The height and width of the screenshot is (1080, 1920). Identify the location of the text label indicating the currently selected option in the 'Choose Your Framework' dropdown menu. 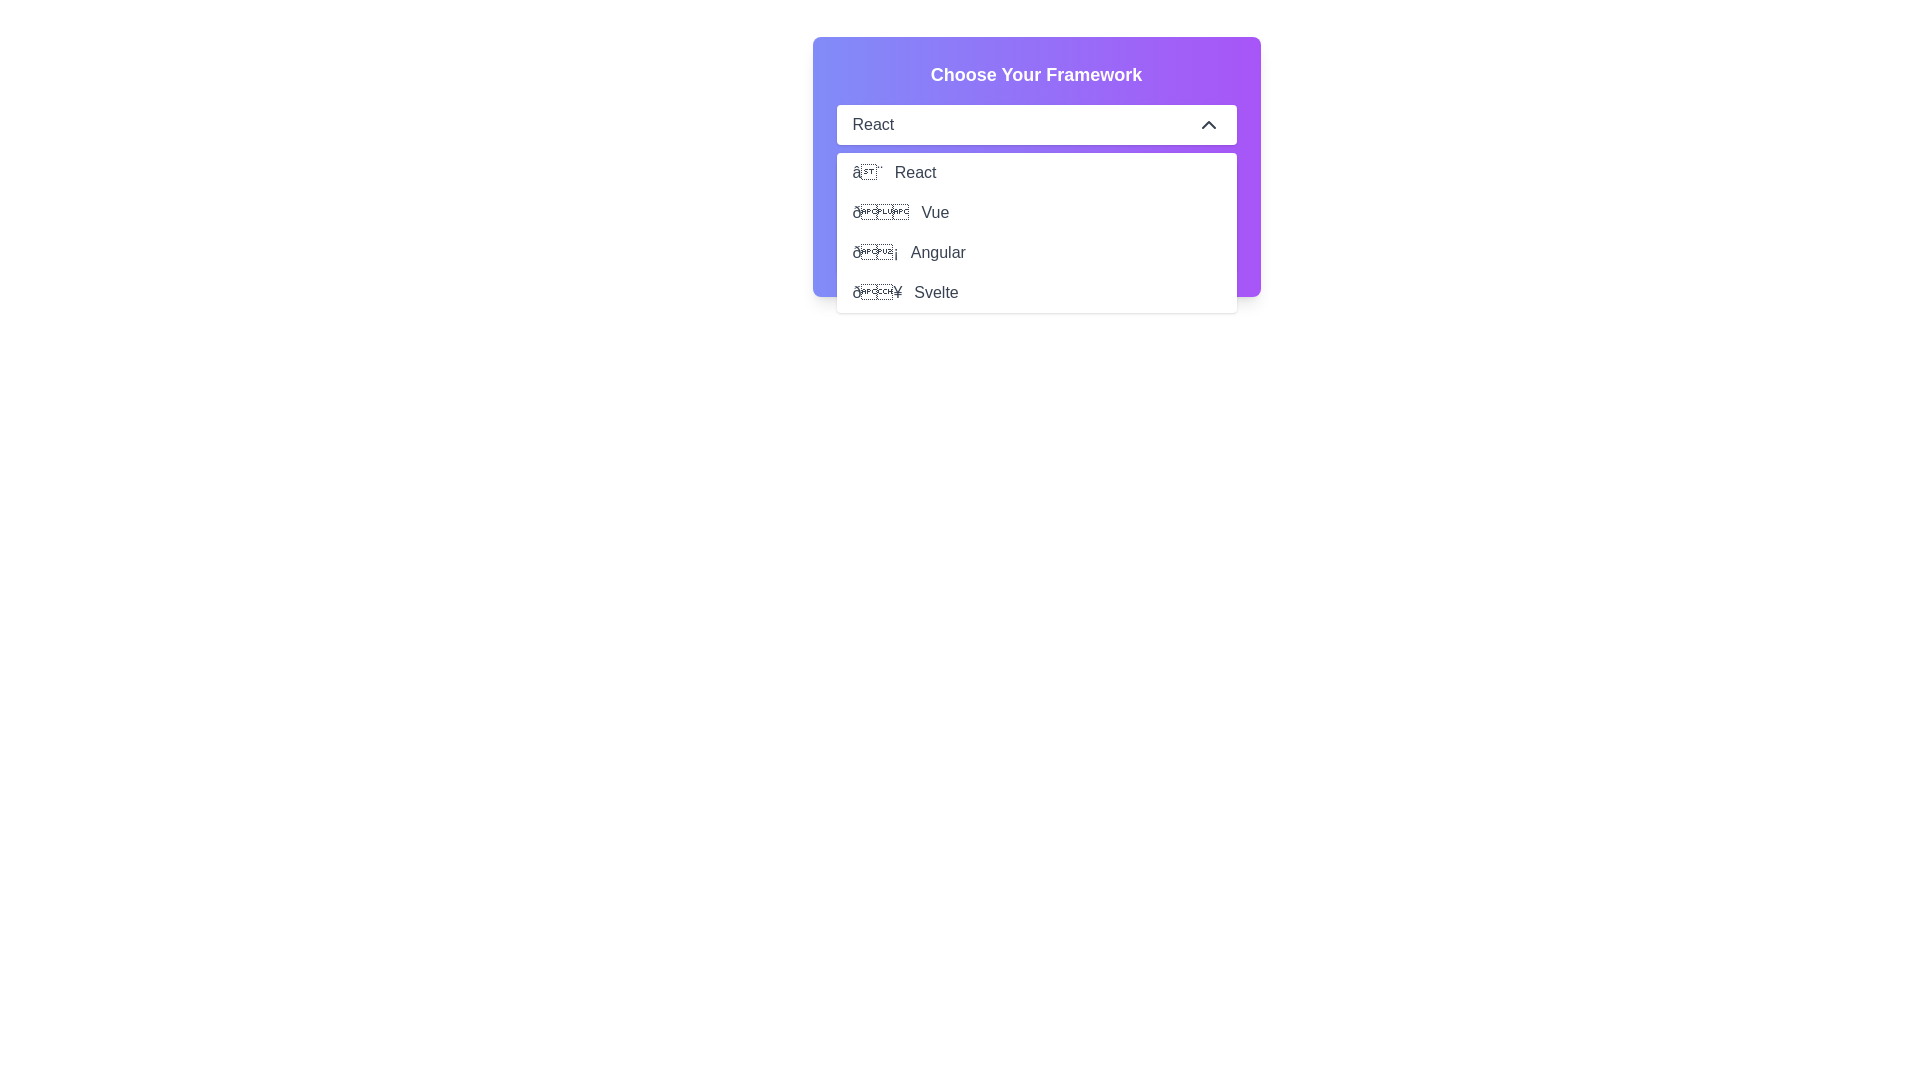
(873, 124).